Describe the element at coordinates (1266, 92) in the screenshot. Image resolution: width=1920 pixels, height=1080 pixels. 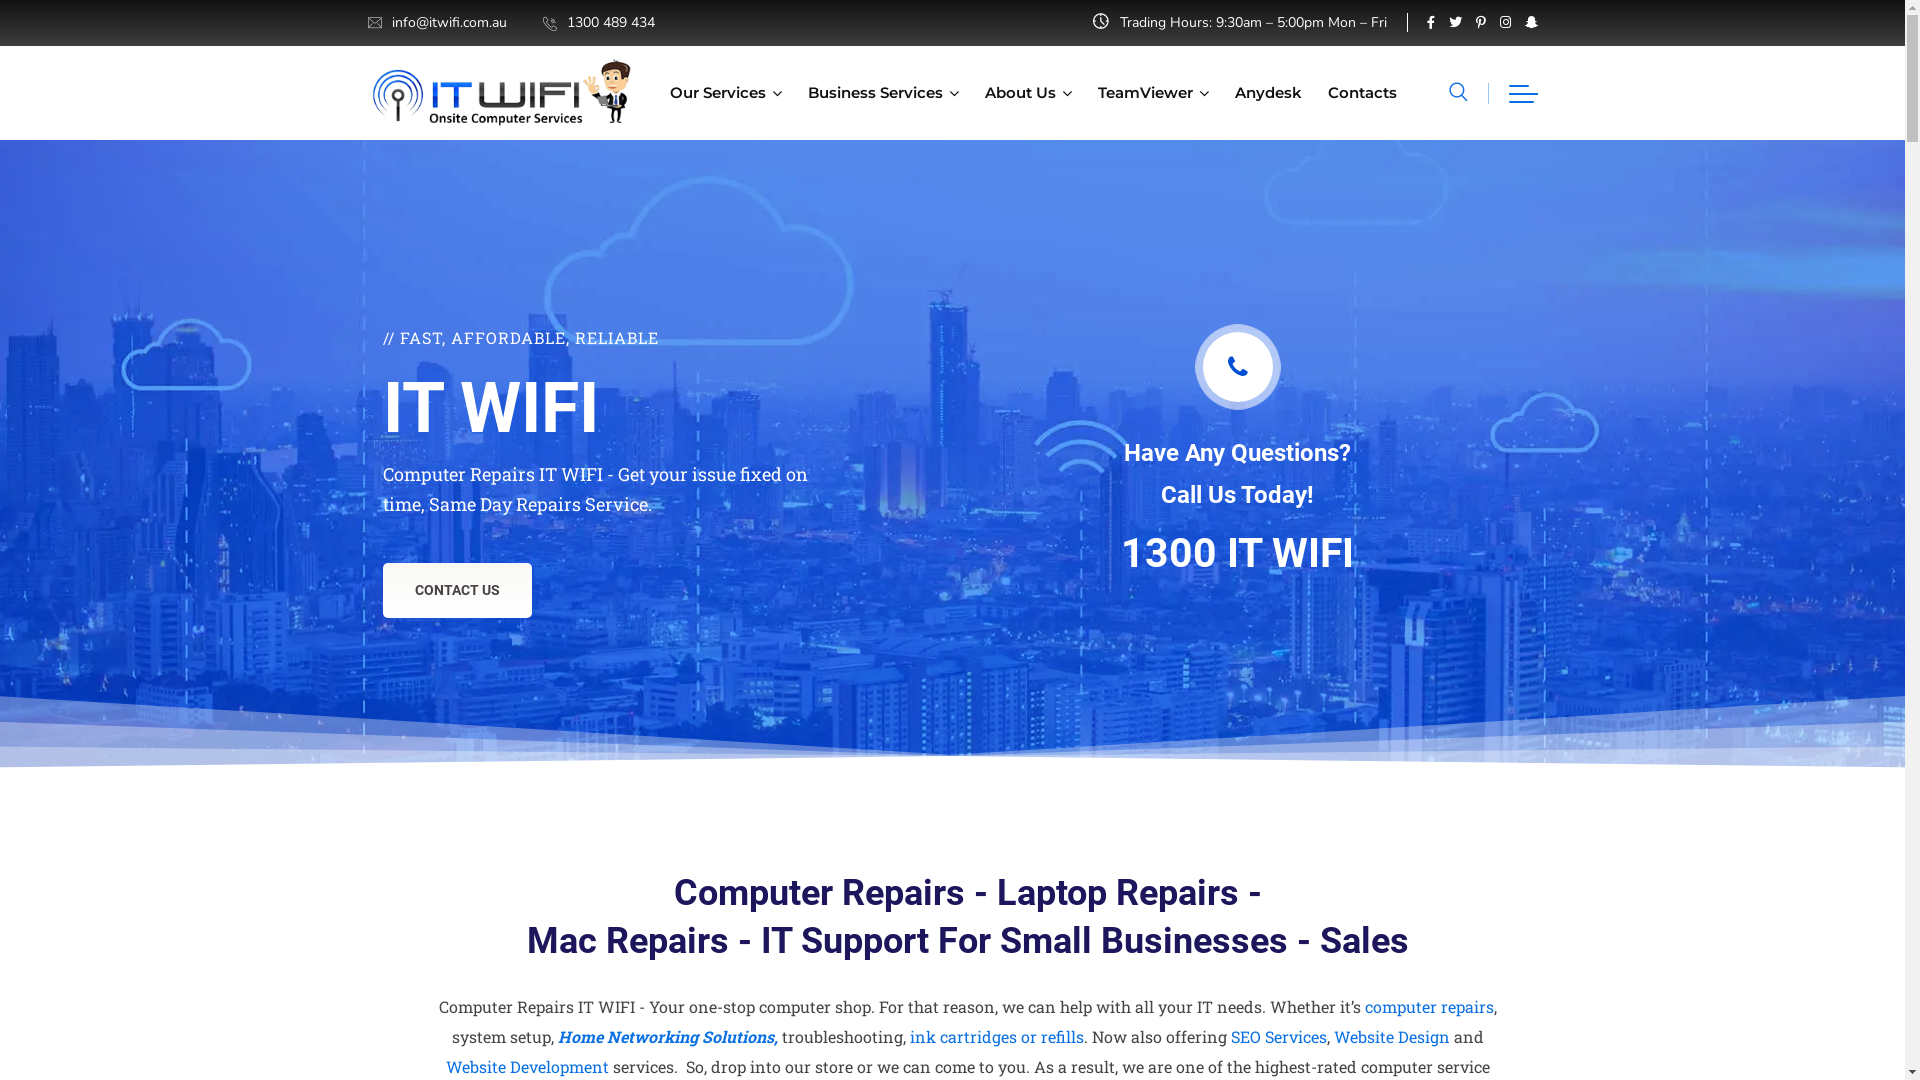
I see `'Anydesk'` at that location.